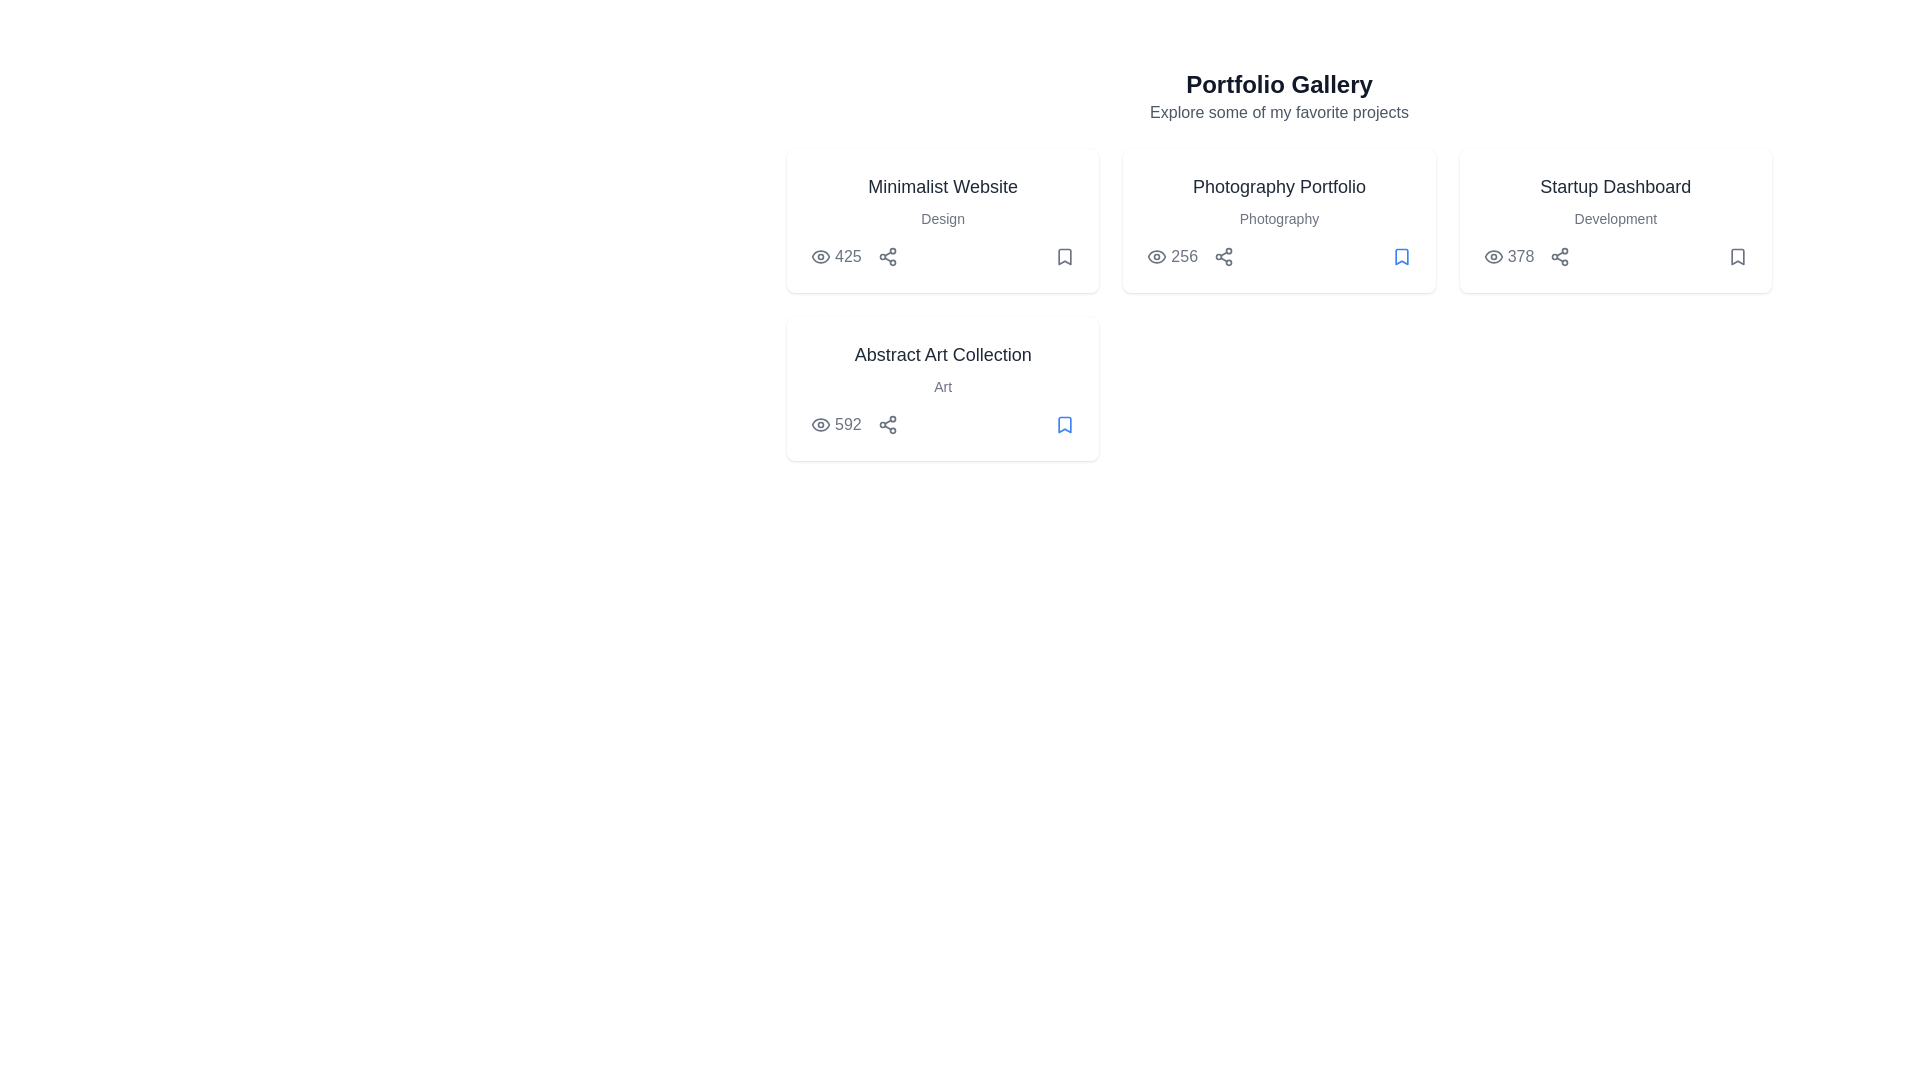  What do you see at coordinates (1736, 256) in the screenshot?
I see `the outlined gray bookmark icon located` at bounding box center [1736, 256].